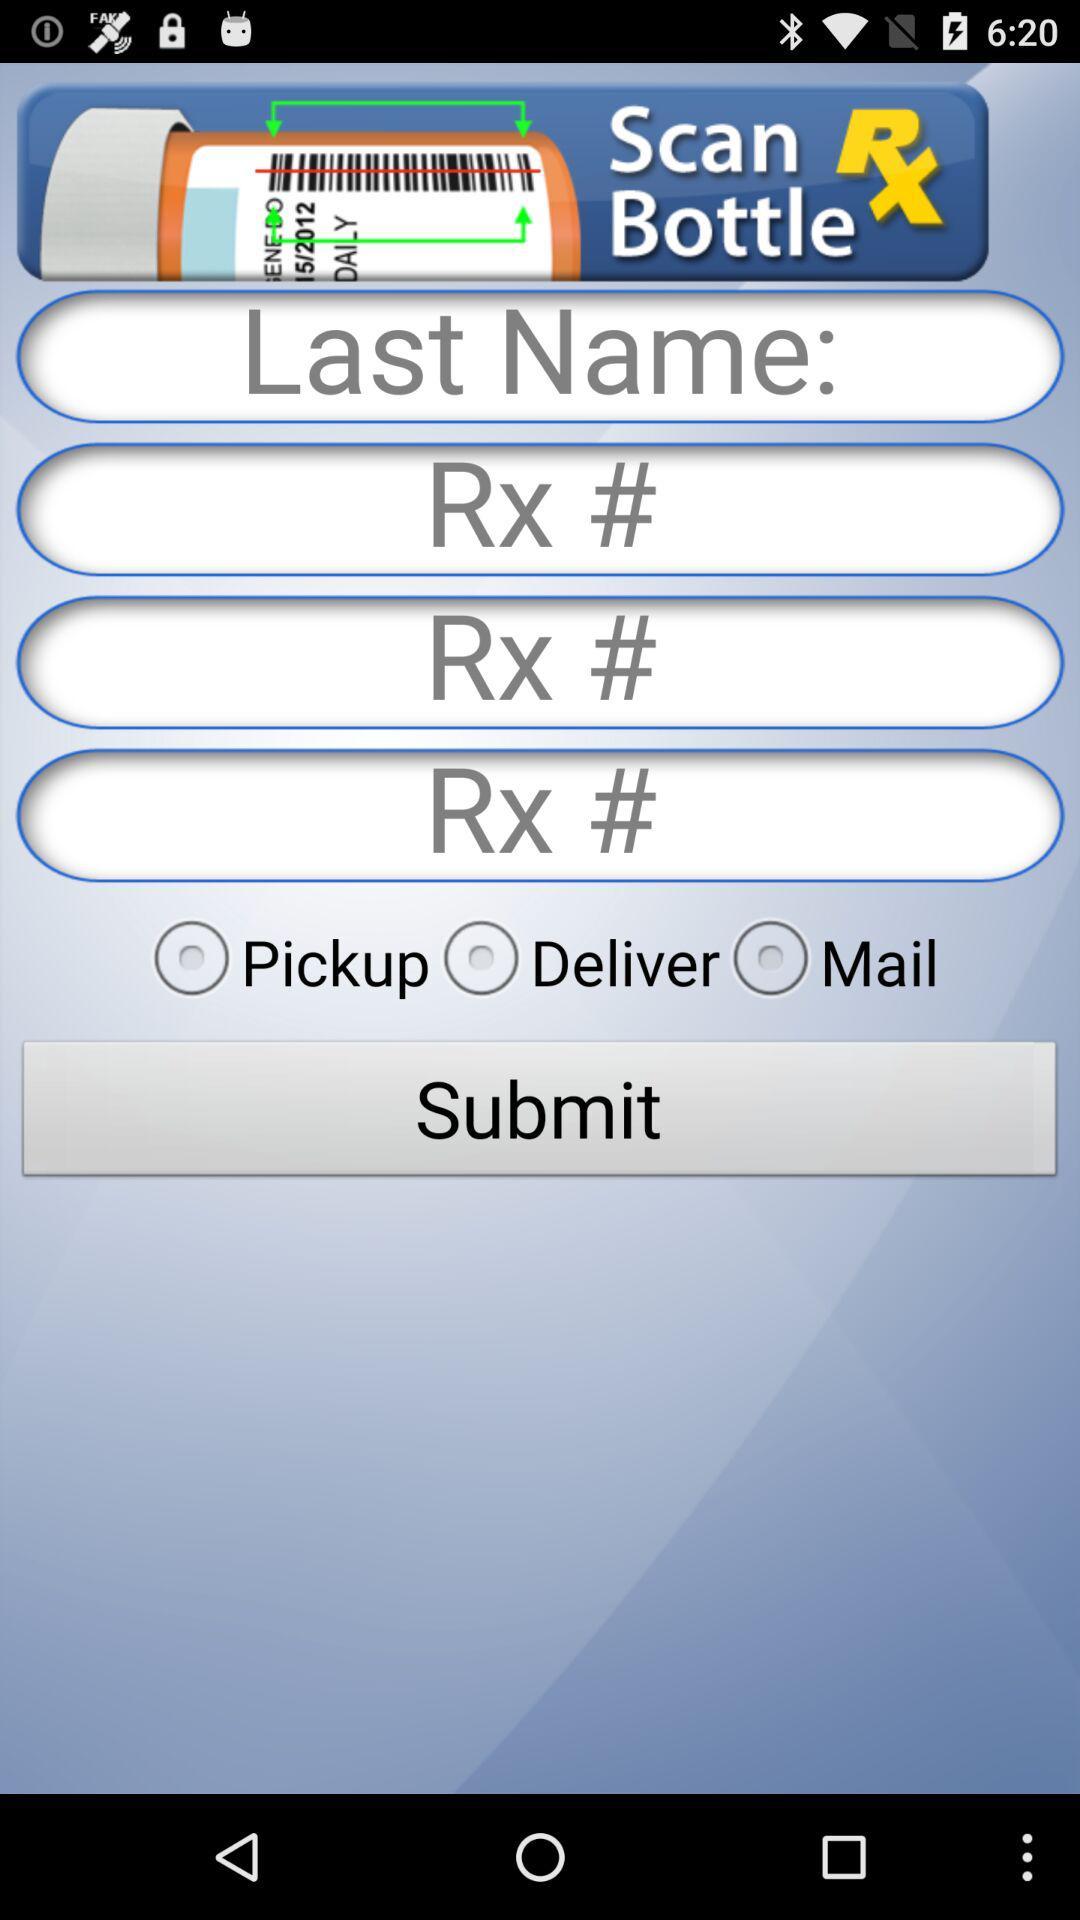  I want to click on button above the submit button, so click(285, 961).